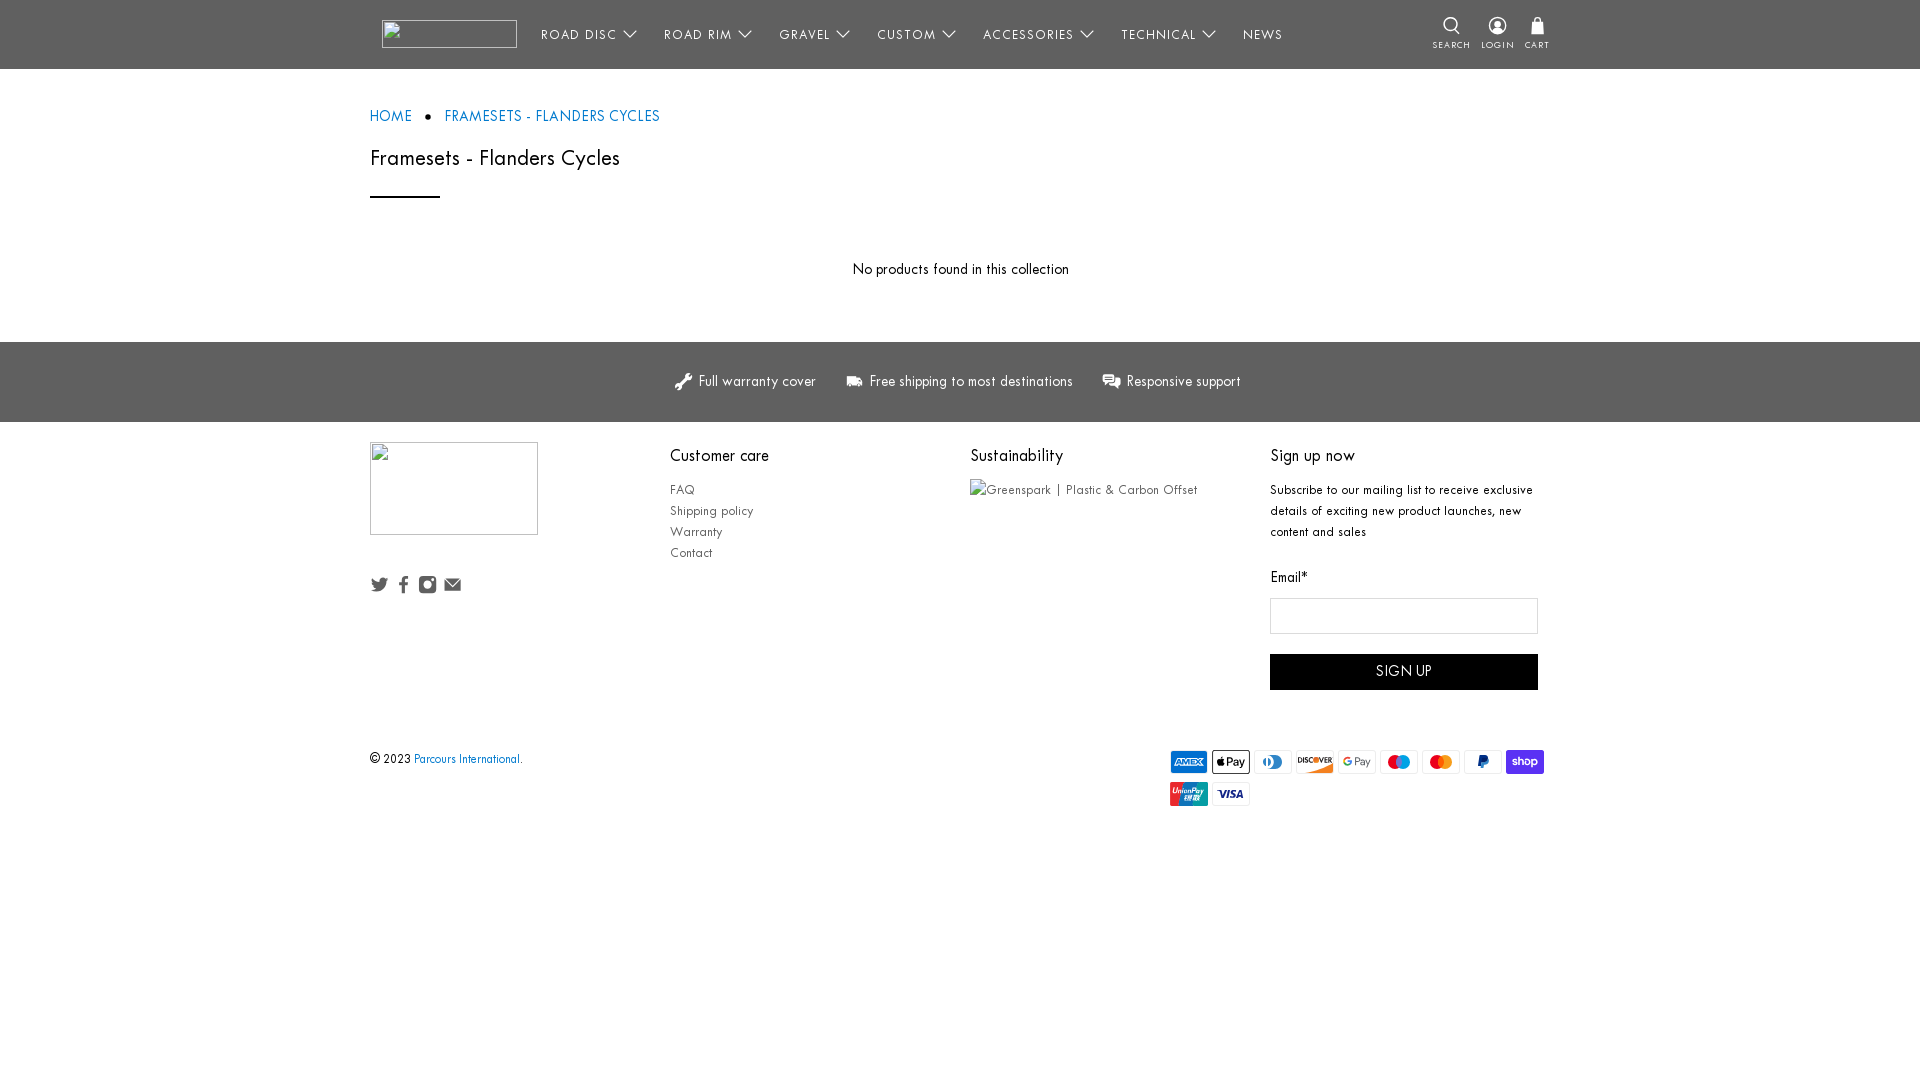 This screenshot has height=1080, width=1920. Describe the element at coordinates (691, 552) in the screenshot. I see `'Contact'` at that location.